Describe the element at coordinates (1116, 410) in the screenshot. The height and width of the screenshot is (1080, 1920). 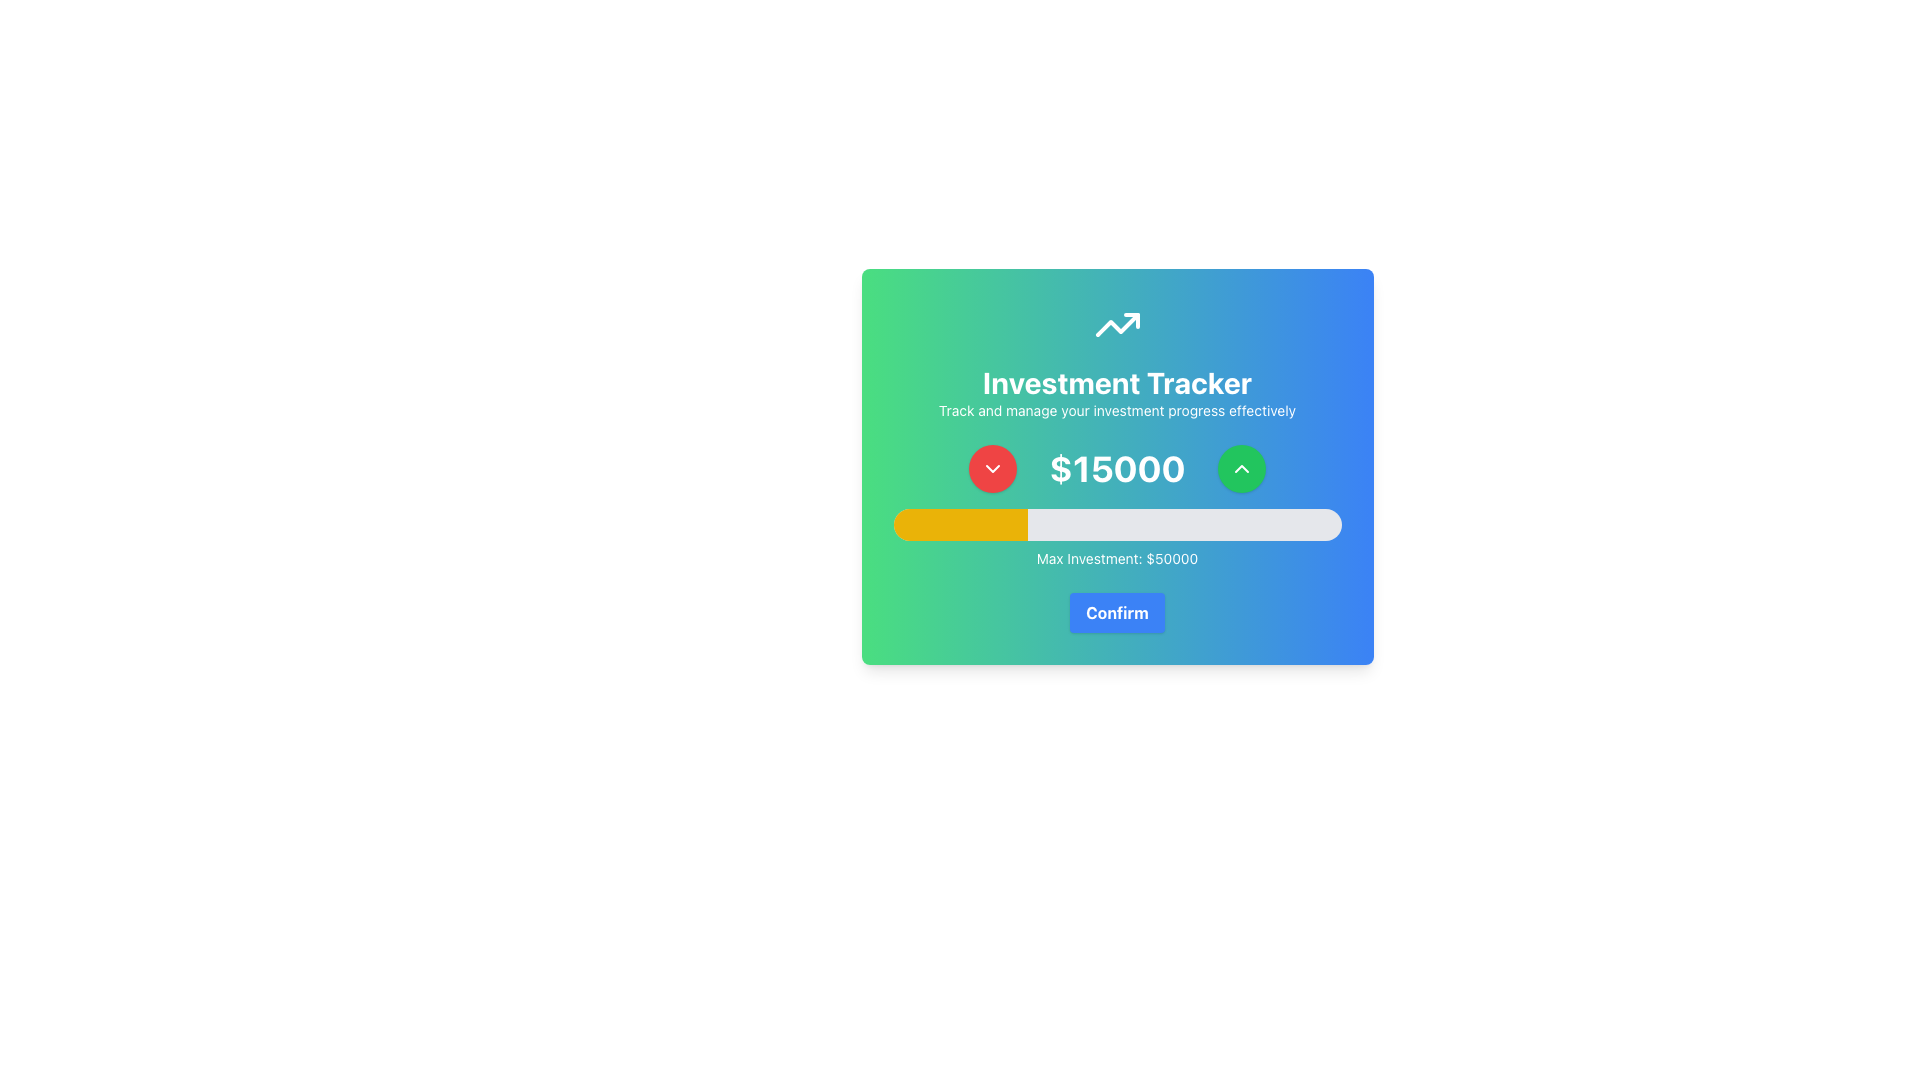
I see `text from the Text Label that displays 'Track and manage your investment progress effectively.' located beneath 'Investment Tracker'` at that location.